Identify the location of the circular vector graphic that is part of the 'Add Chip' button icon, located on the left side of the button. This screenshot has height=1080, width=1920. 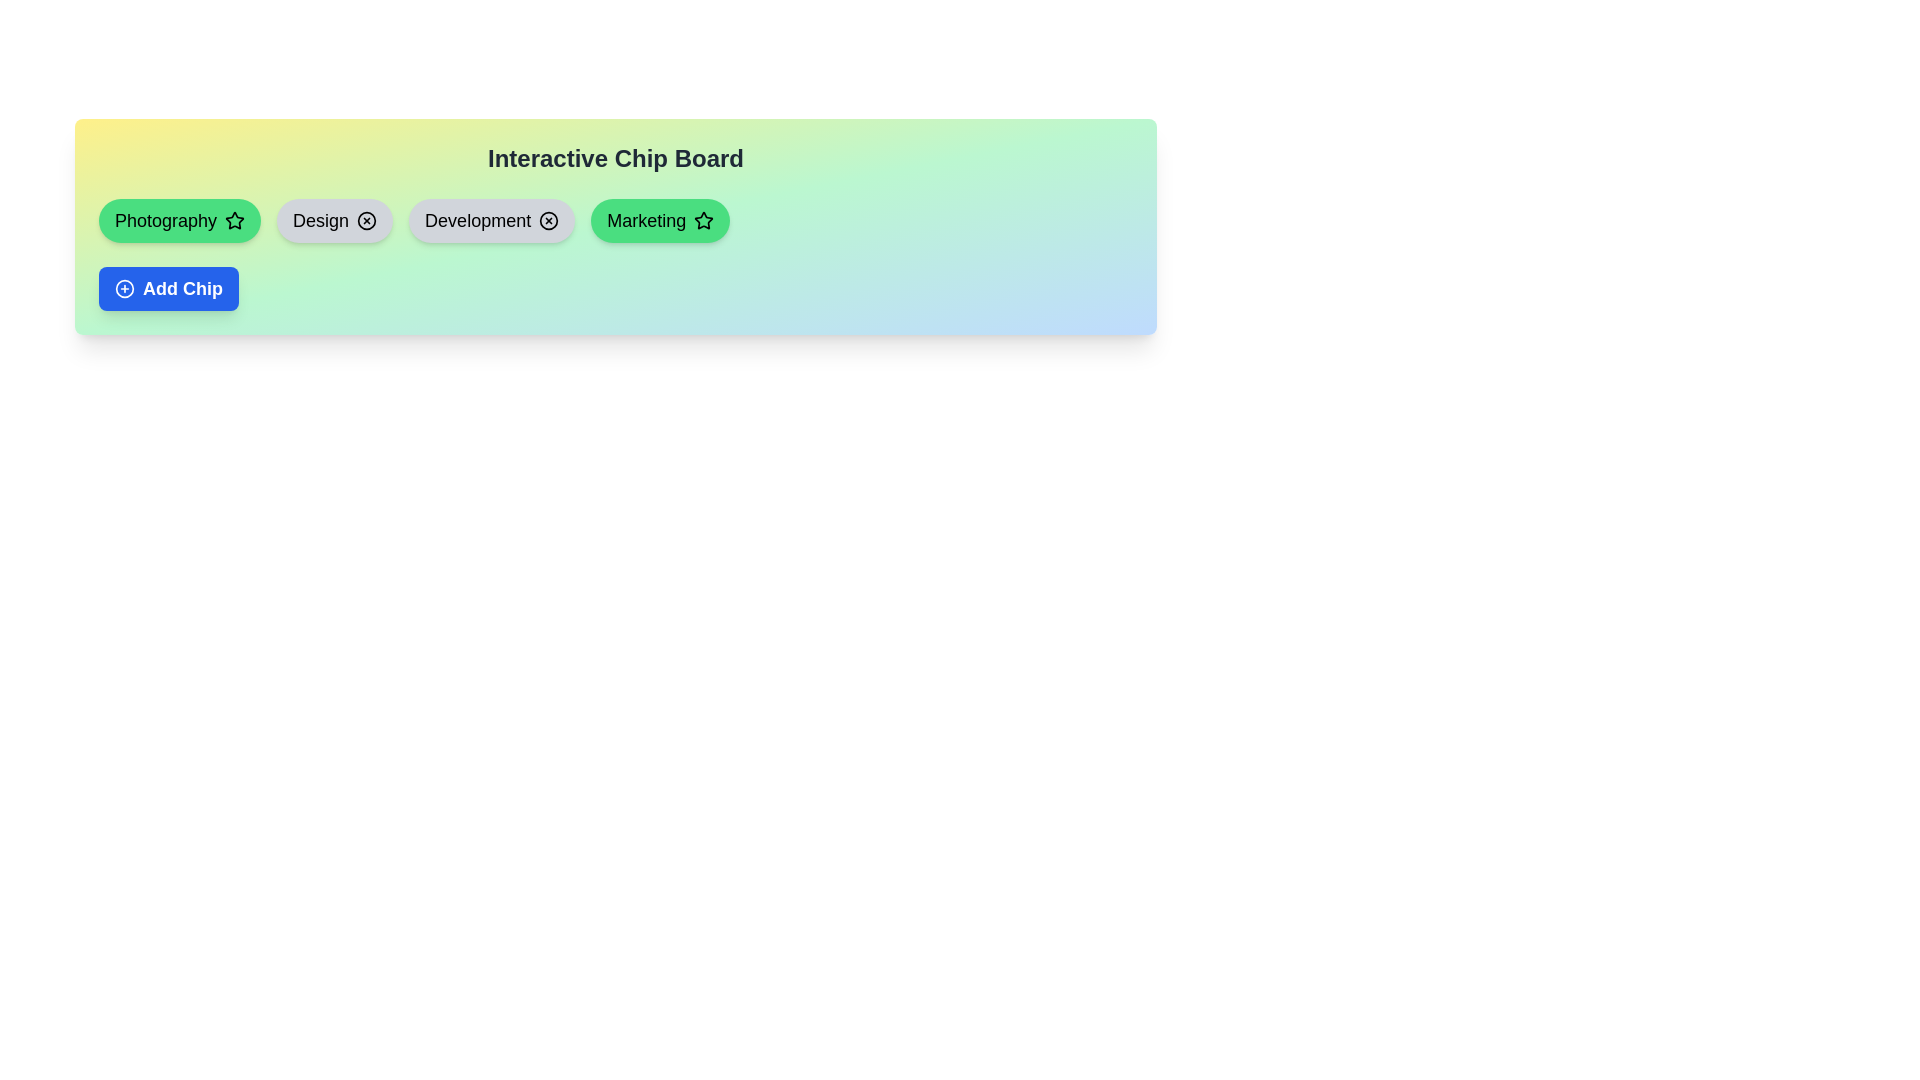
(123, 289).